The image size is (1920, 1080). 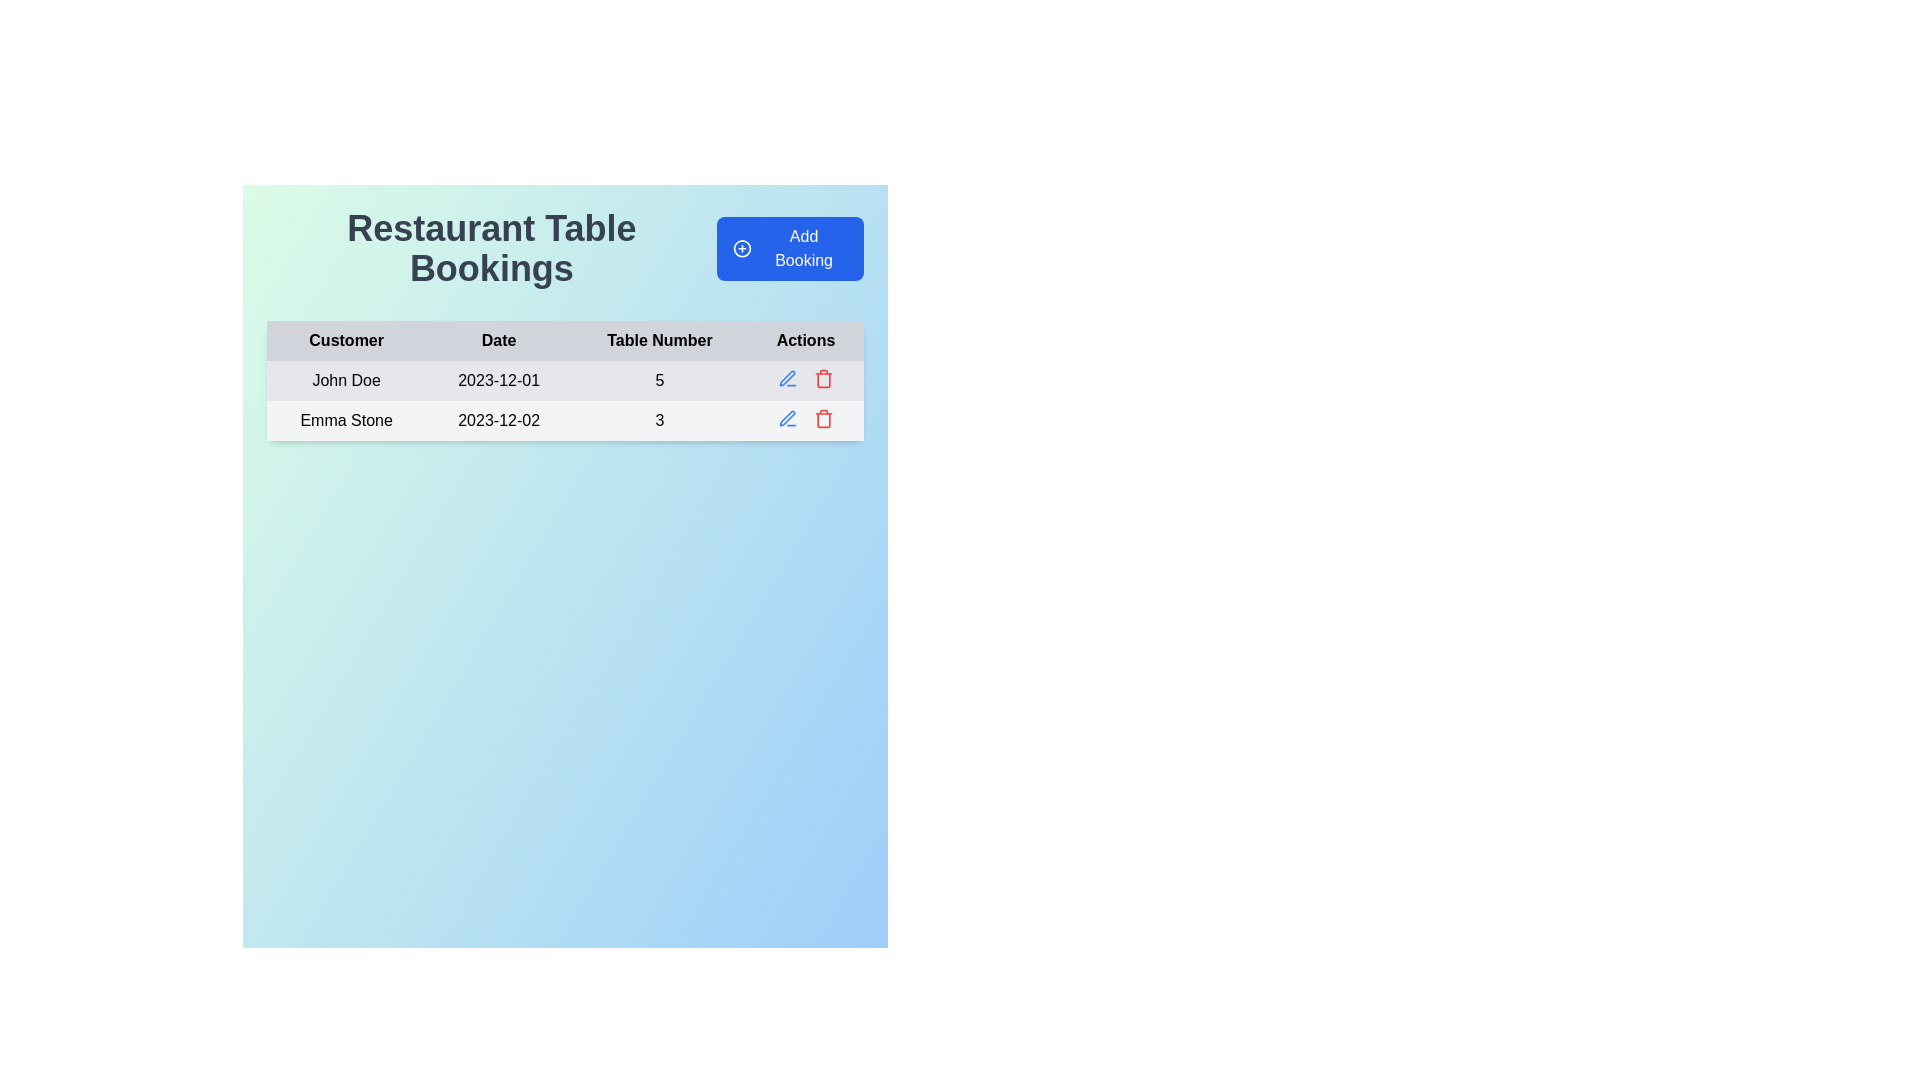 What do you see at coordinates (346, 339) in the screenshot?
I see `the 'Customer' text label, which is the first column header in a table with a light gray background` at bounding box center [346, 339].